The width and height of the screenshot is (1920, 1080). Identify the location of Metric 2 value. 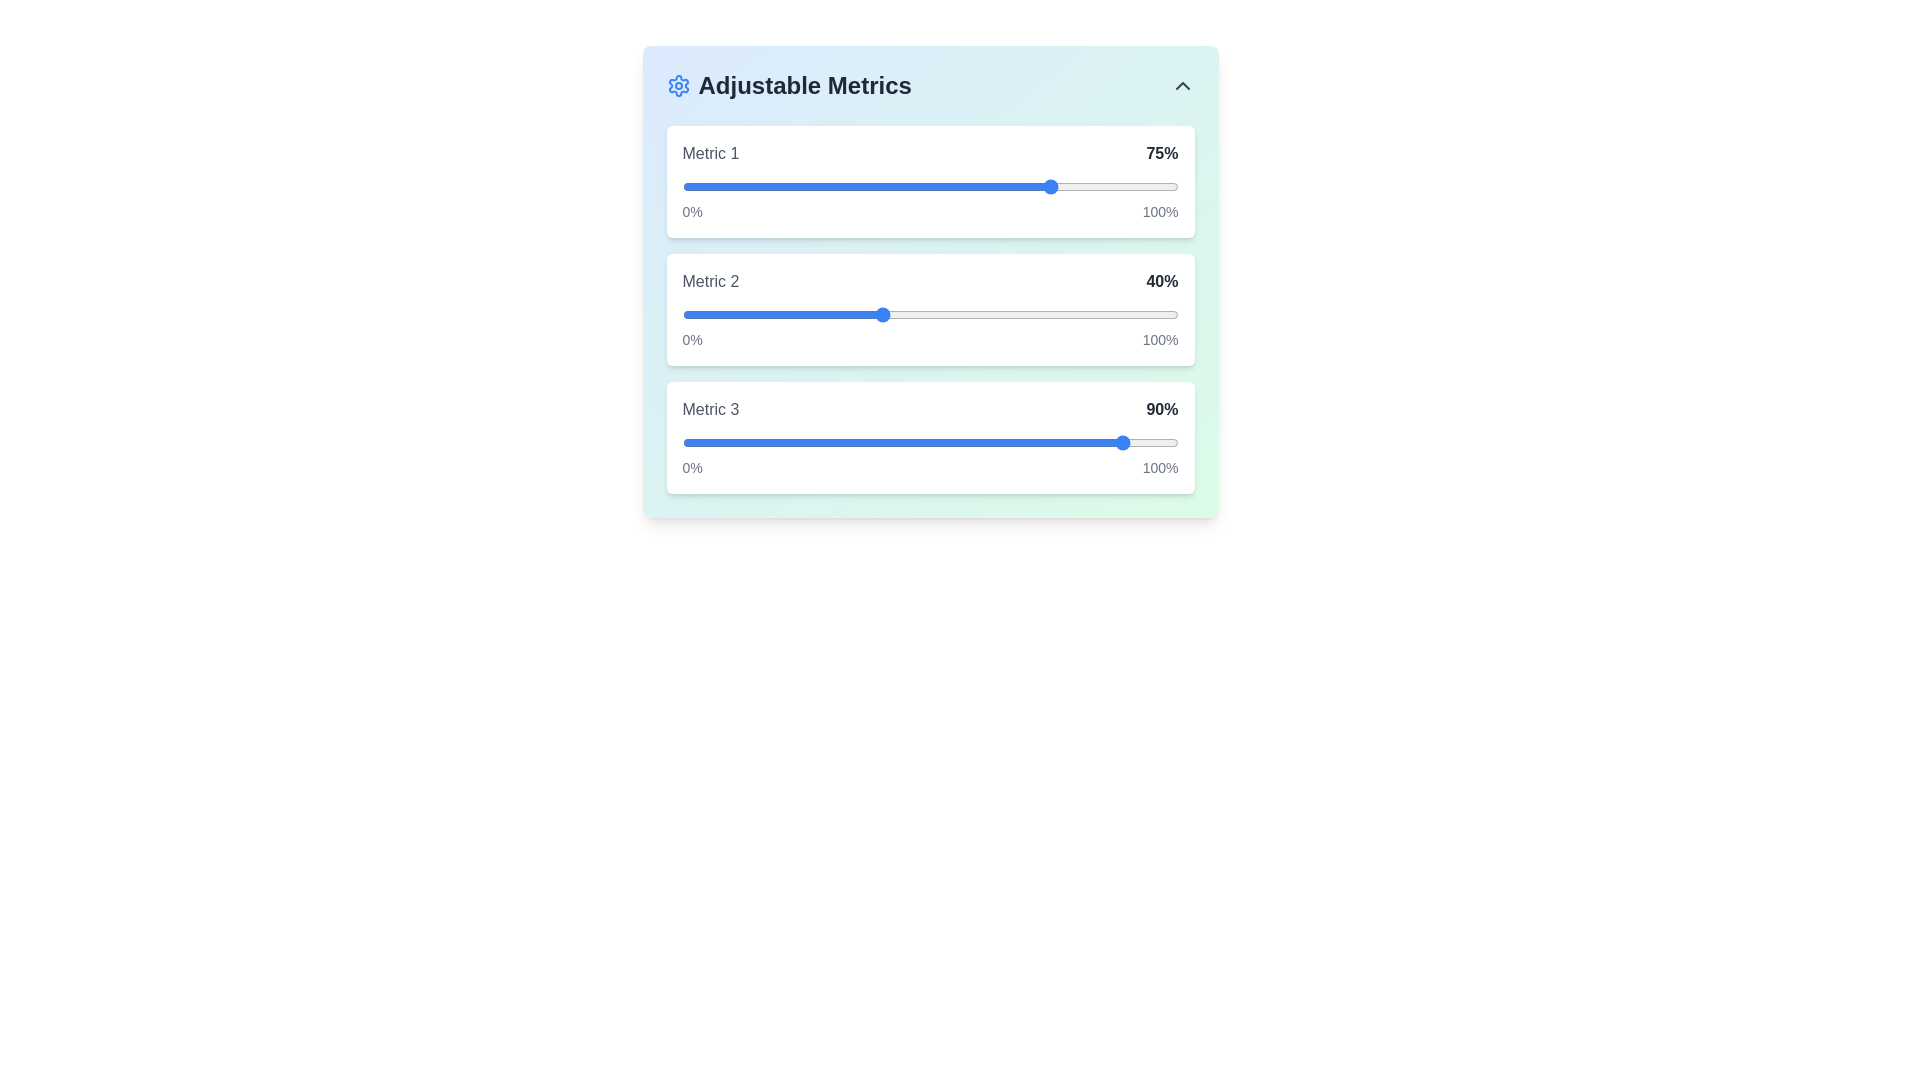
(1029, 315).